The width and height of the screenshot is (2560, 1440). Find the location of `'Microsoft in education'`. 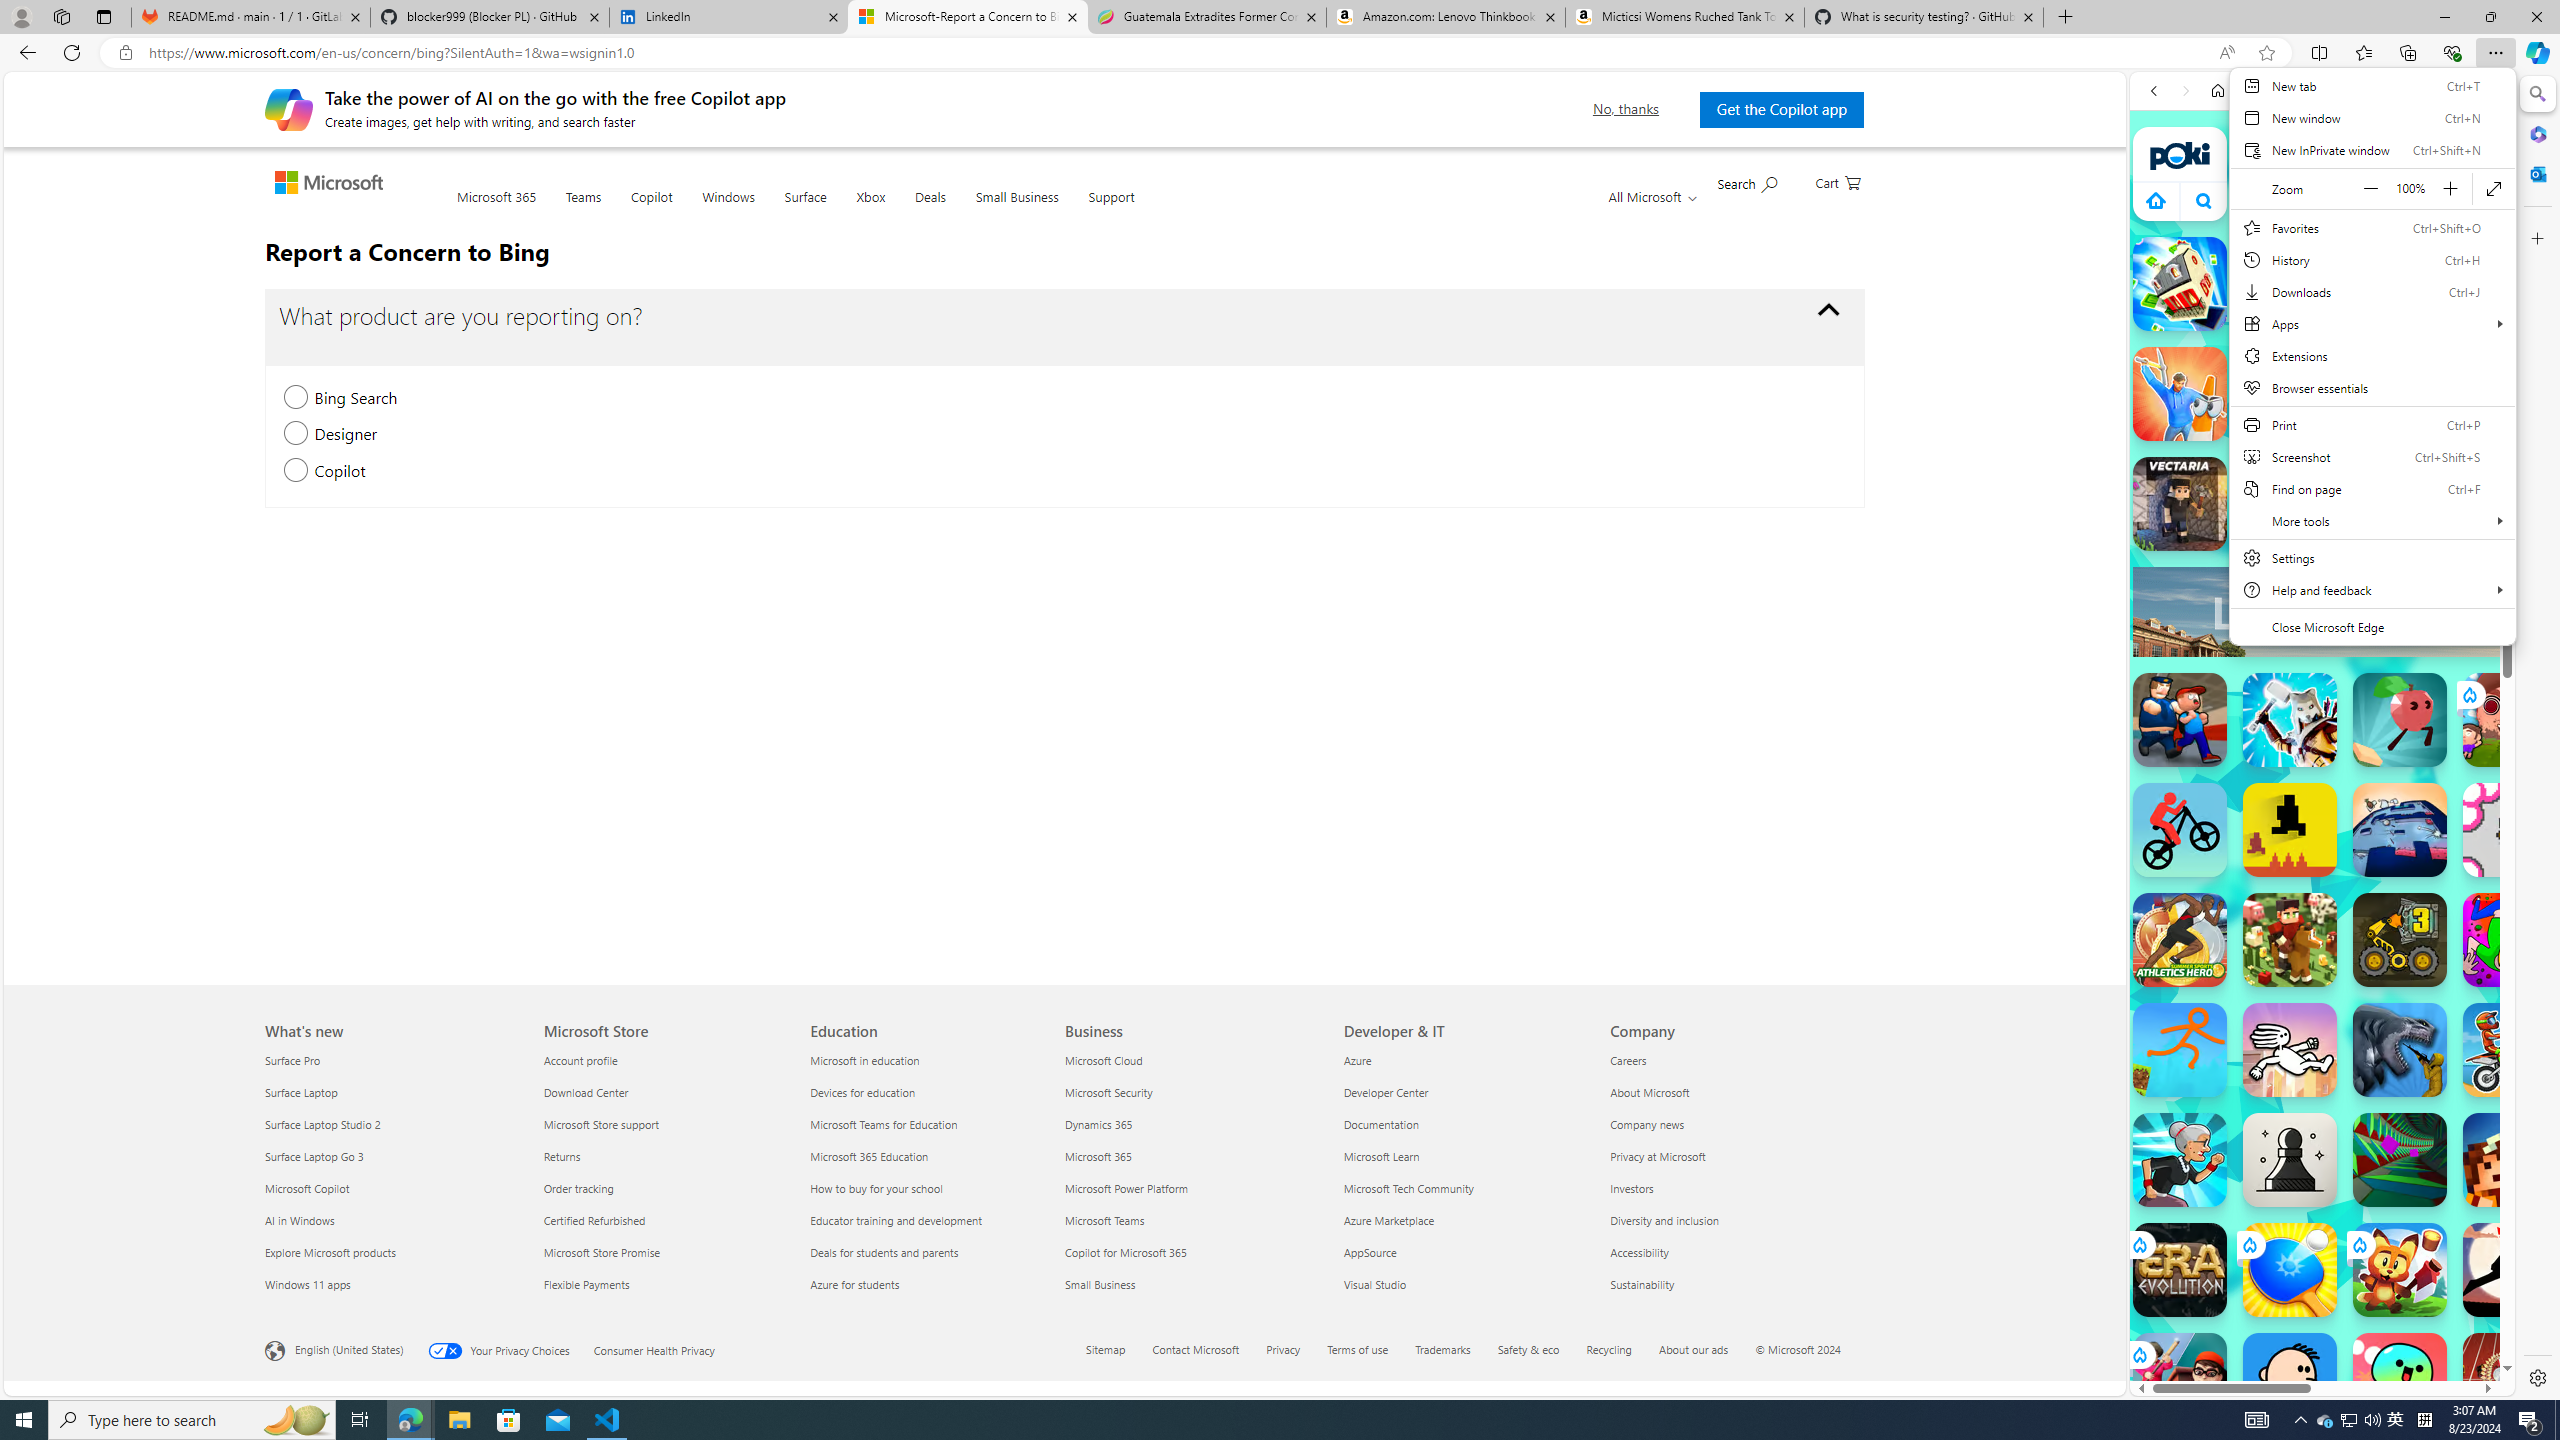

'Microsoft in education' is located at coordinates (929, 1060).